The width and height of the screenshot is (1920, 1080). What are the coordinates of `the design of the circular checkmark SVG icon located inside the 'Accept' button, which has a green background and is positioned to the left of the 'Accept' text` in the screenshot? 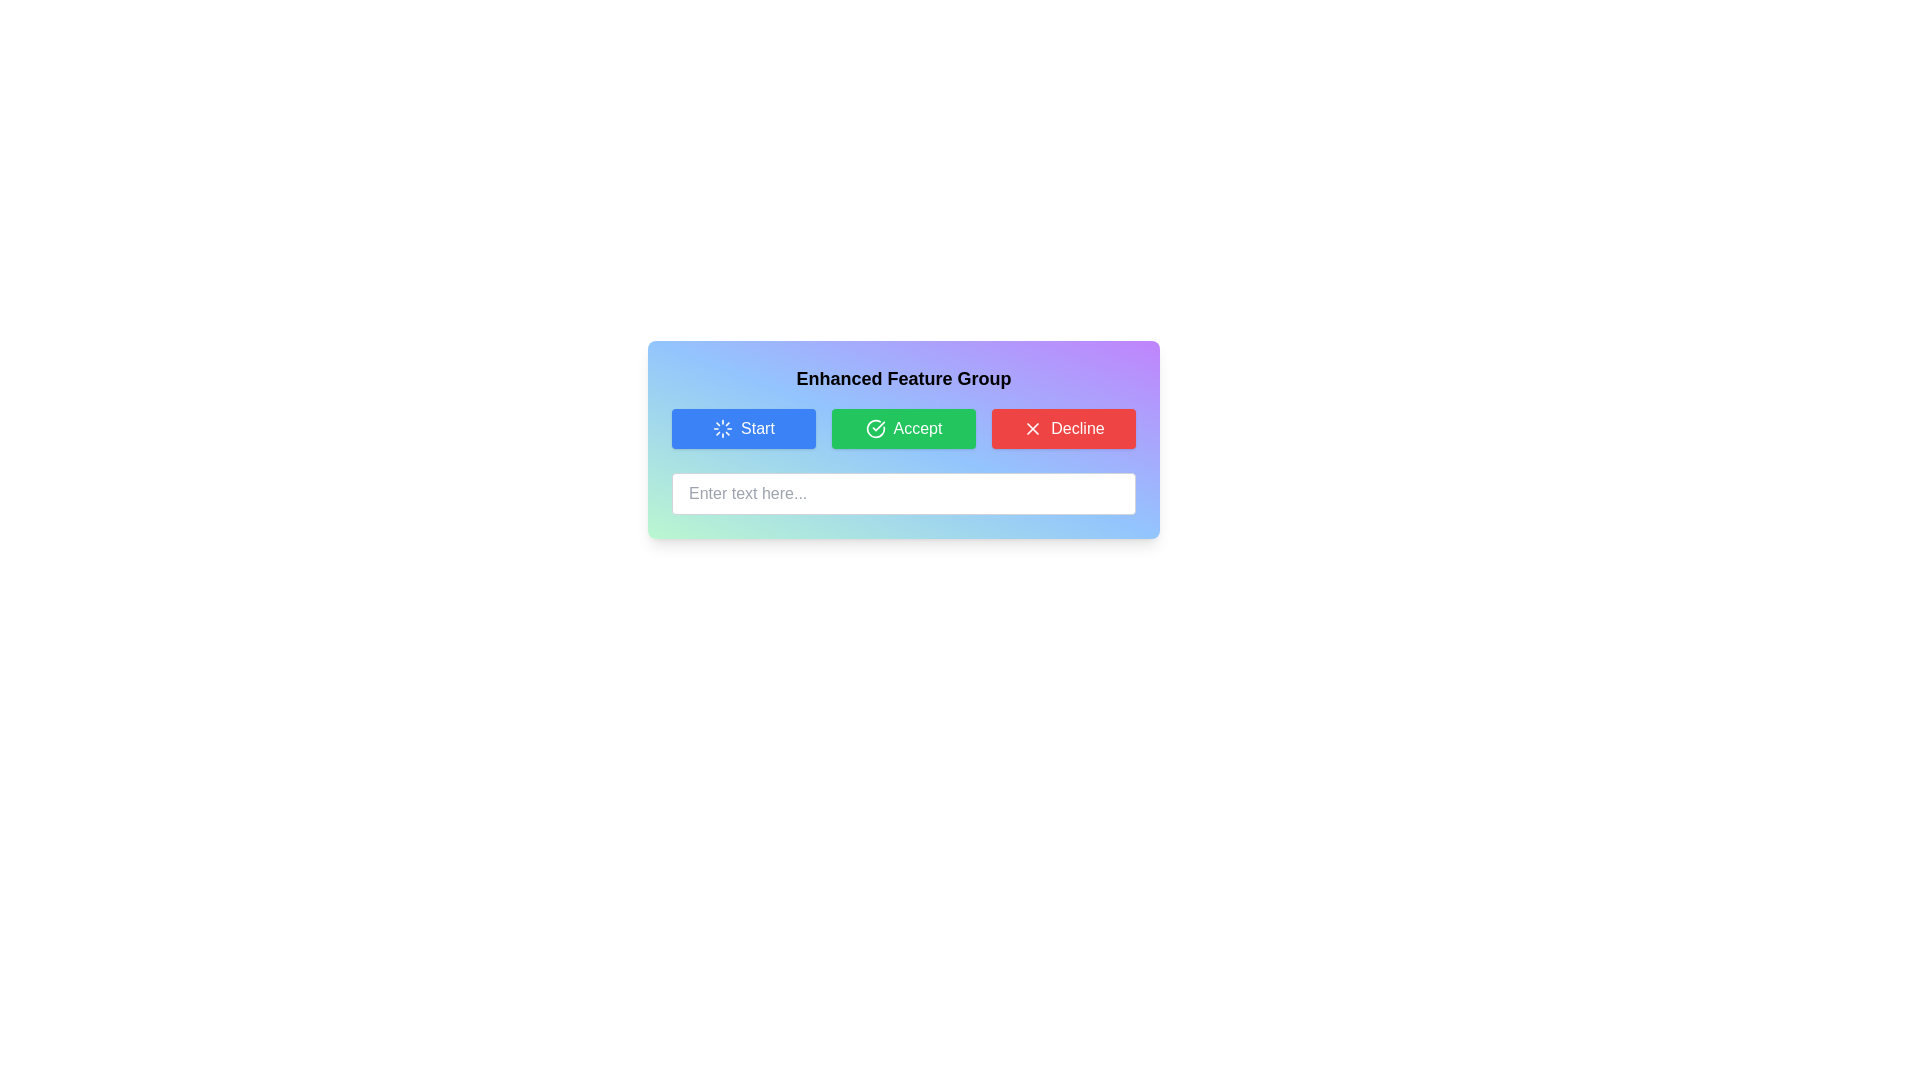 It's located at (875, 427).